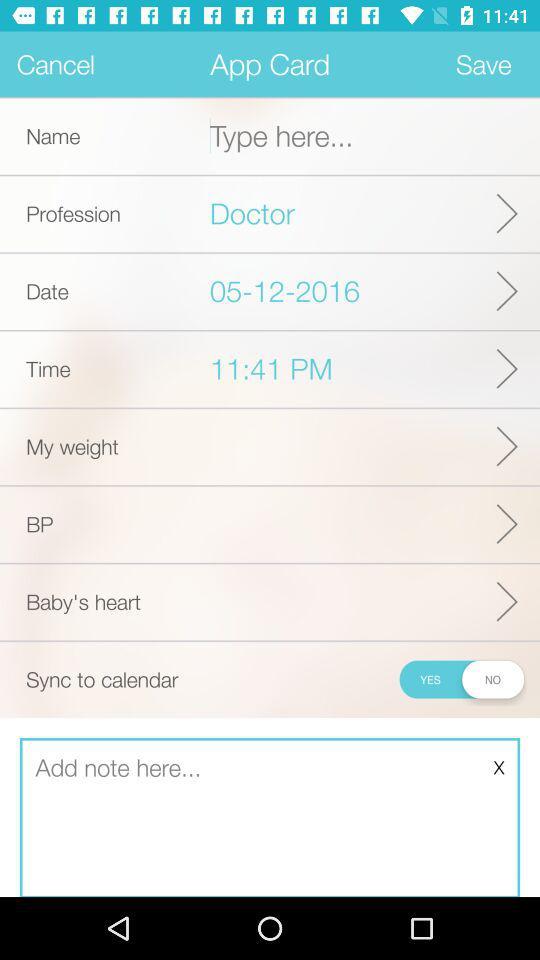 The height and width of the screenshot is (960, 540). Describe the element at coordinates (507, 368) in the screenshot. I see `next arrow right to 1141 pm` at that location.